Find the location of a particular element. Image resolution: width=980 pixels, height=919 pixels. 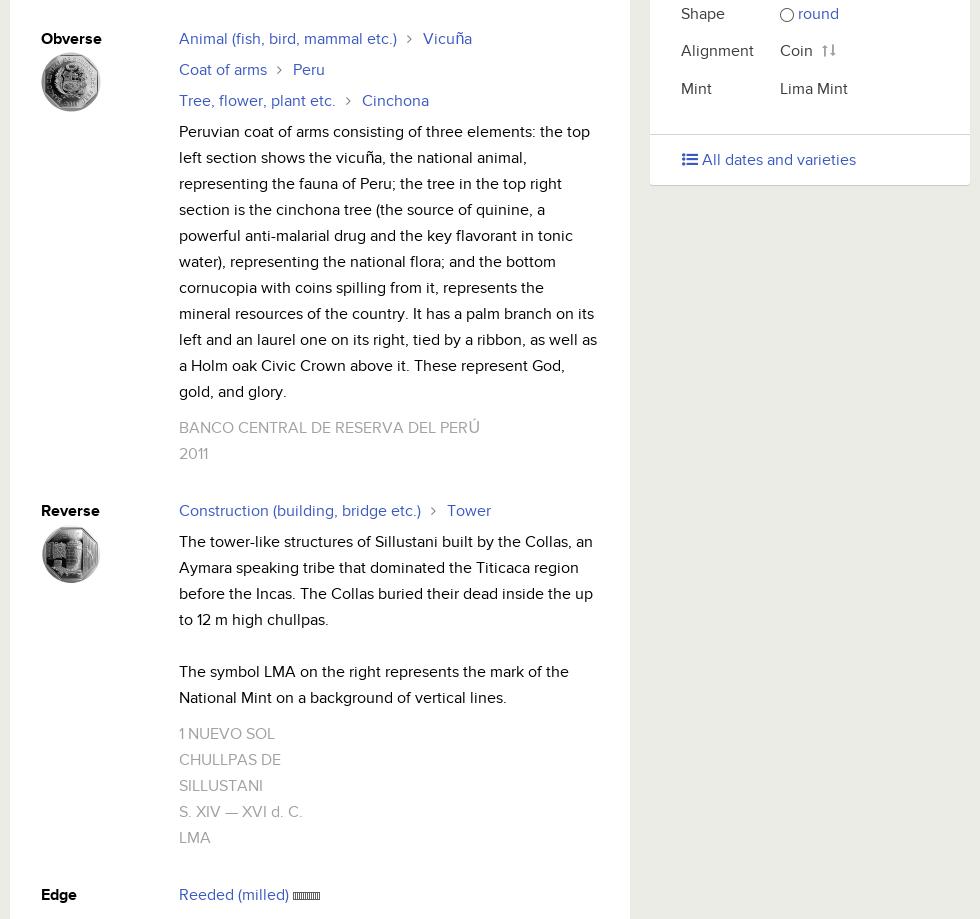

'Lima Mint' is located at coordinates (779, 88).